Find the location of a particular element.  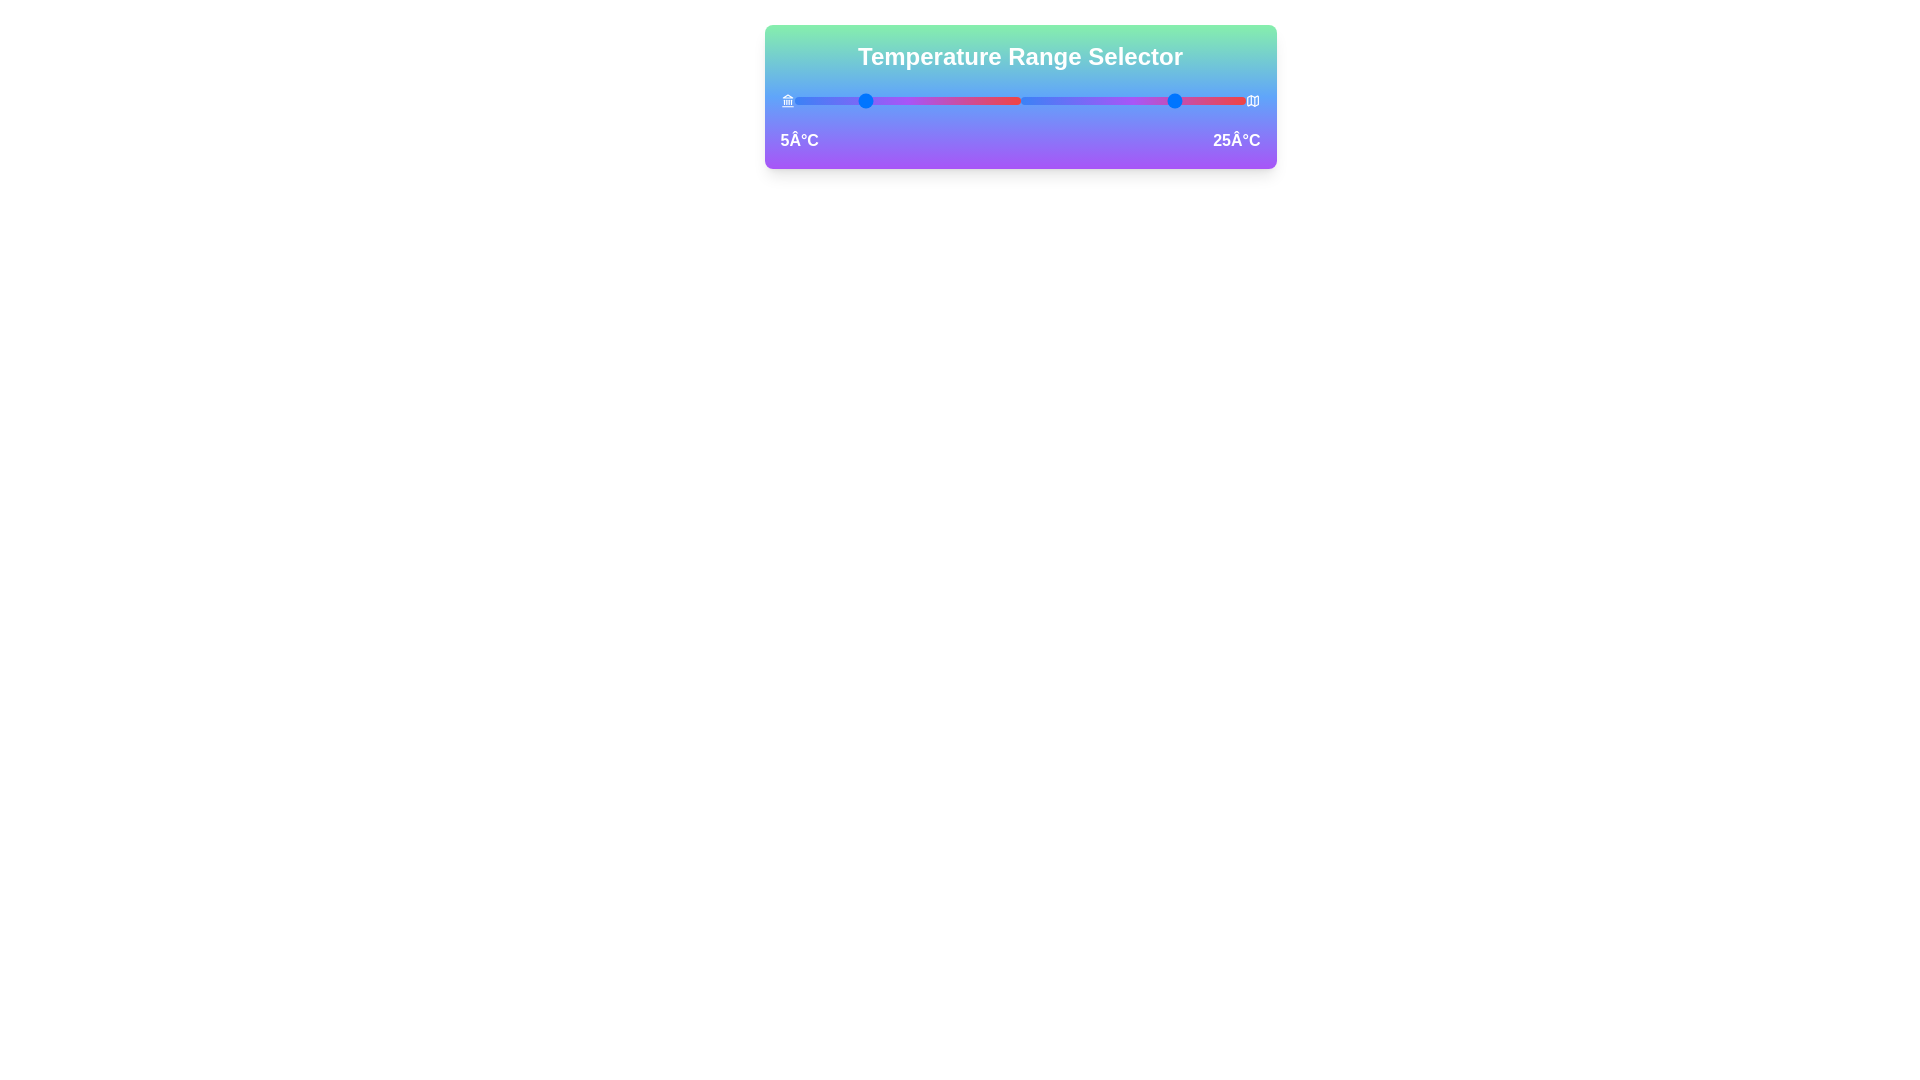

the left temperature slider to 0°C is located at coordinates (839, 100).